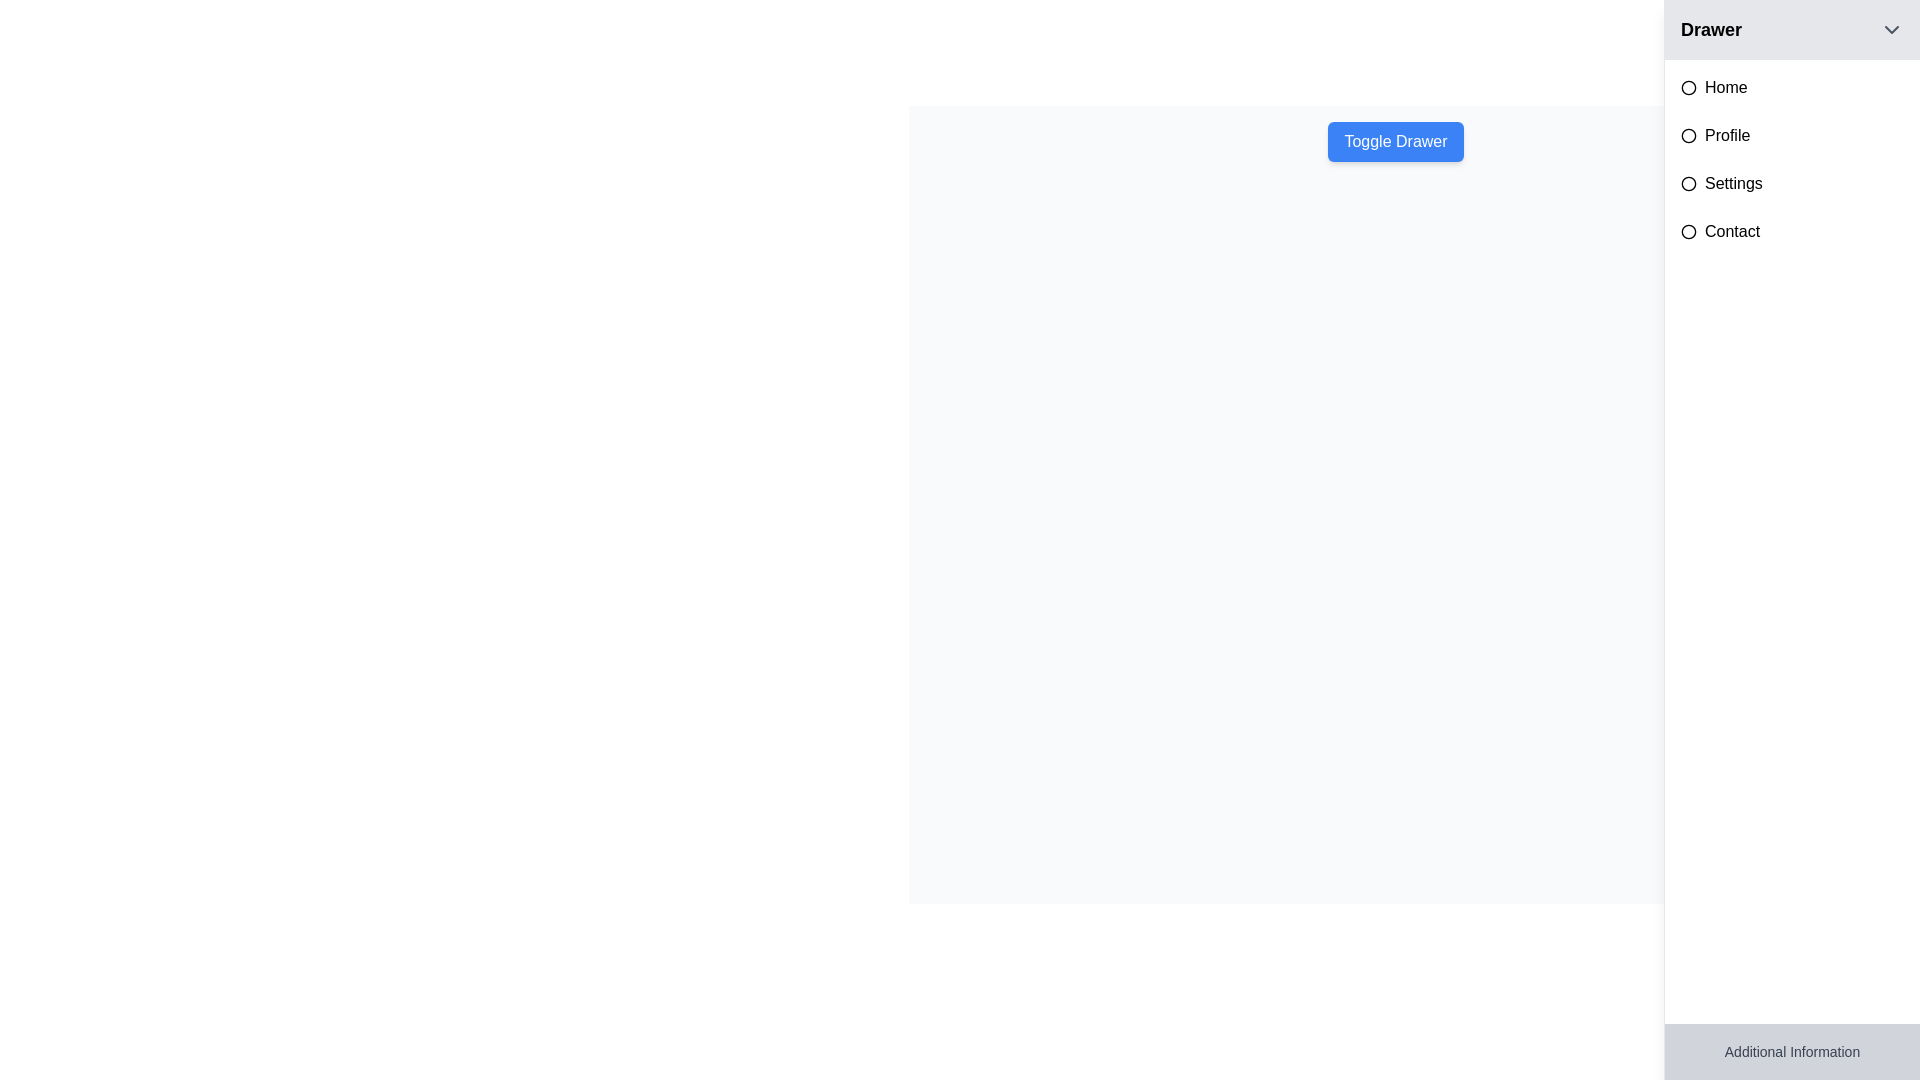 The height and width of the screenshot is (1080, 1920). I want to click on text from the Text Label located at the bottom-right corner of the interface within the footer region, which provides additional context or meta-information to users, so click(1792, 1051).